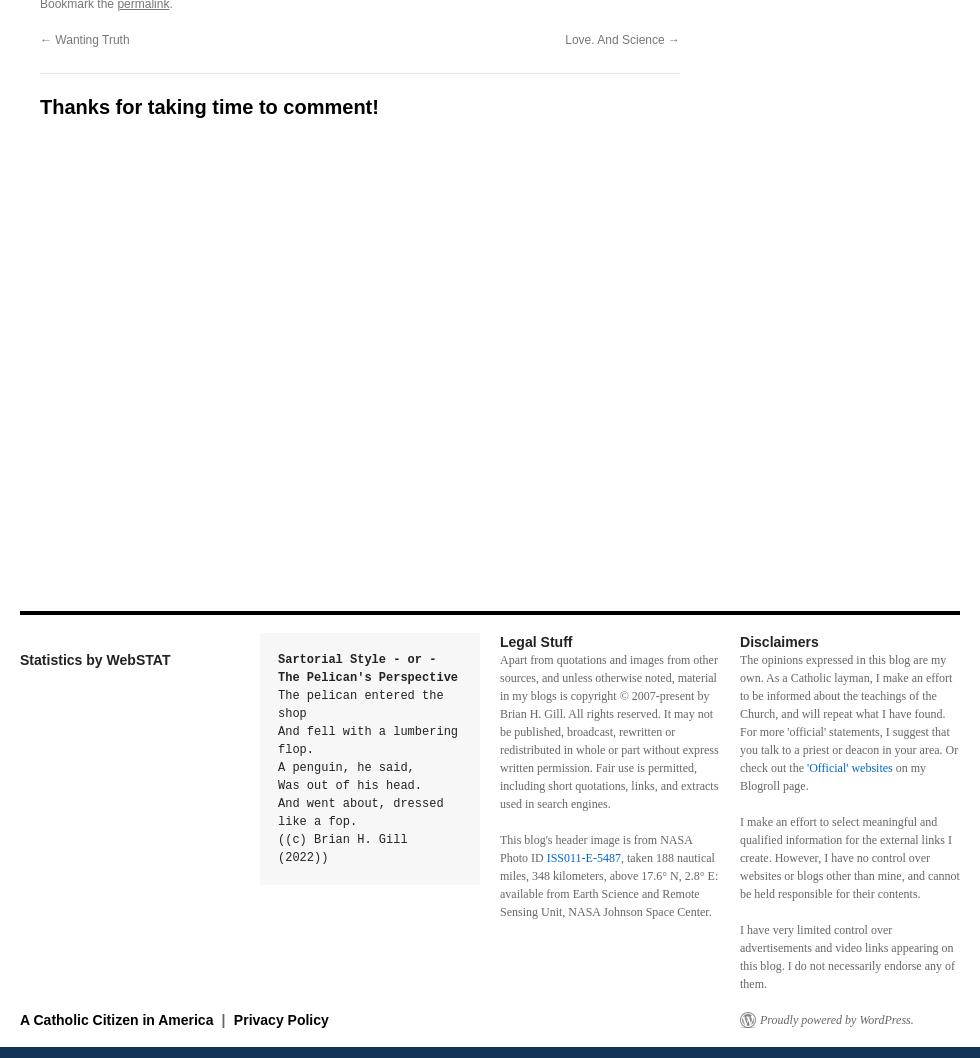  I want to click on 'This blog's header image is from NASA Photo ID', so click(596, 848).